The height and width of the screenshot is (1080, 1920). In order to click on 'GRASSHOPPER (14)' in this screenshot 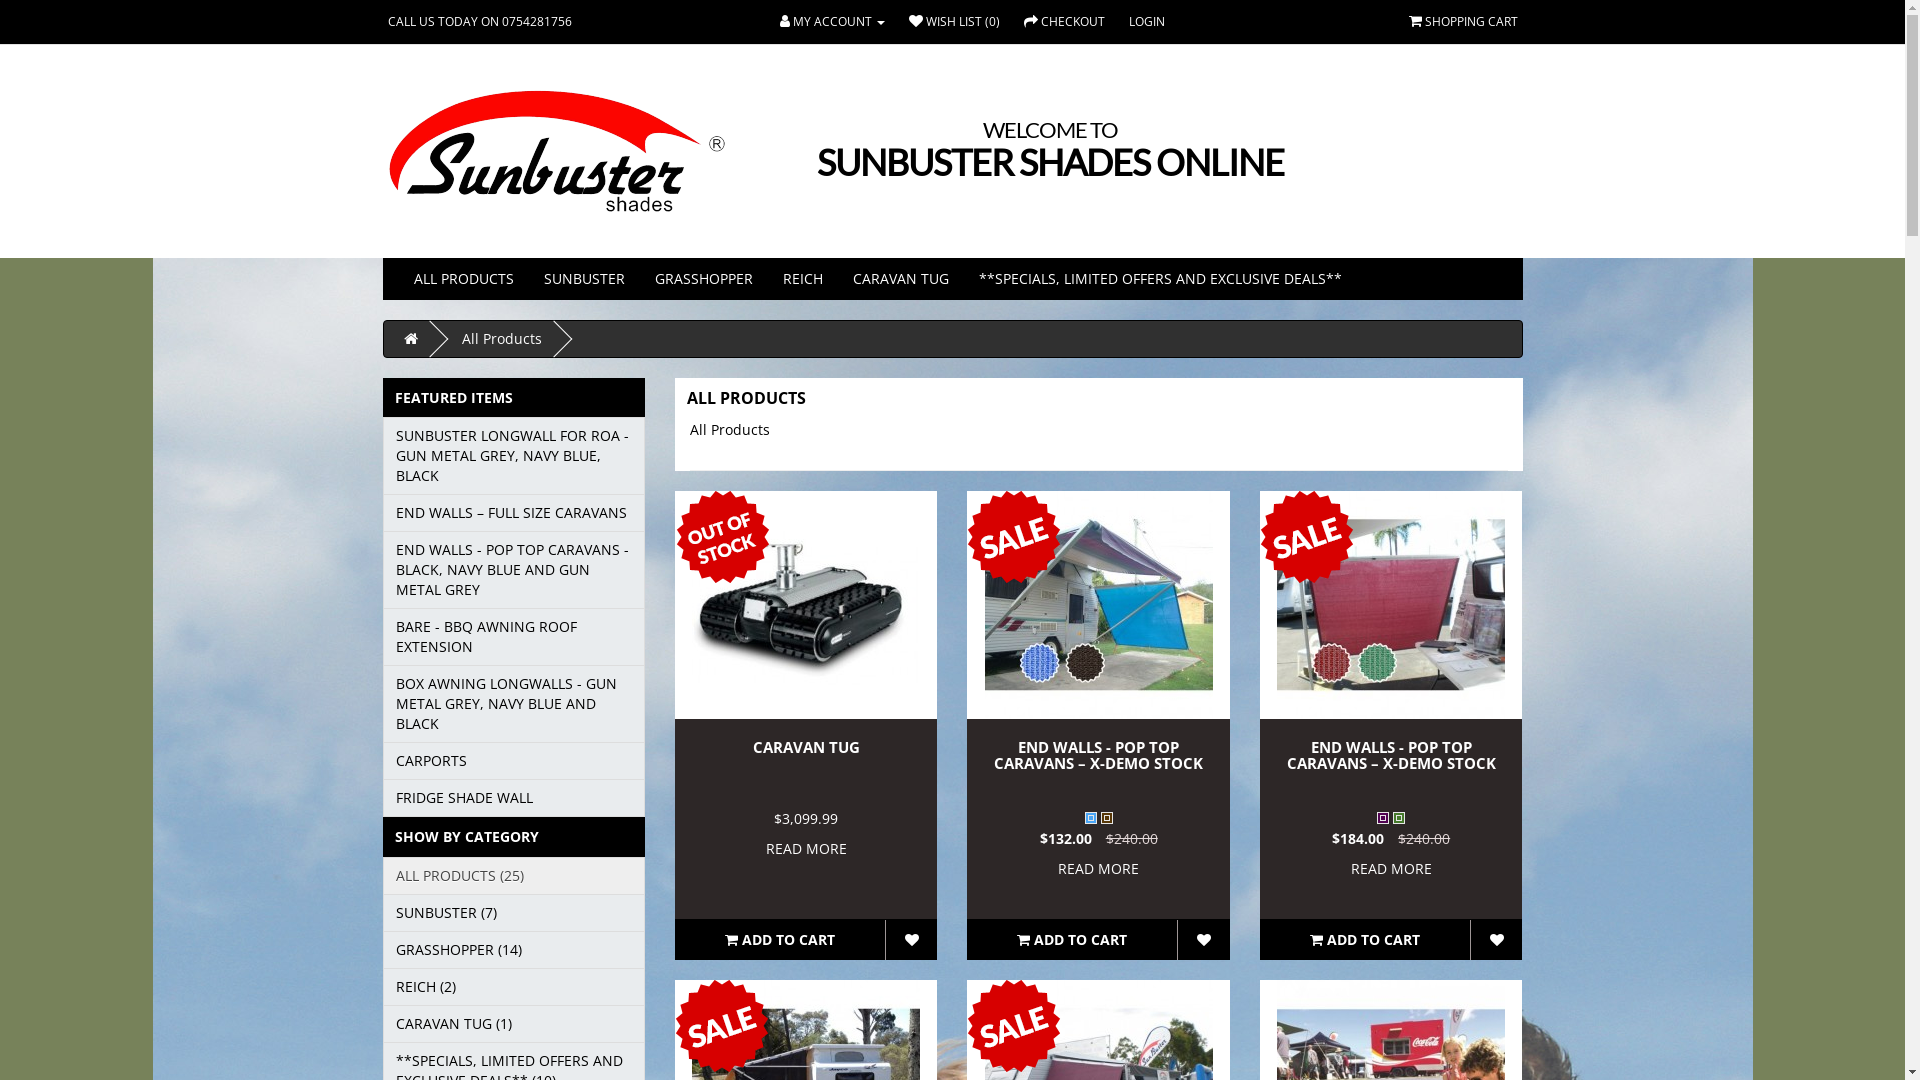, I will do `click(513, 948)`.